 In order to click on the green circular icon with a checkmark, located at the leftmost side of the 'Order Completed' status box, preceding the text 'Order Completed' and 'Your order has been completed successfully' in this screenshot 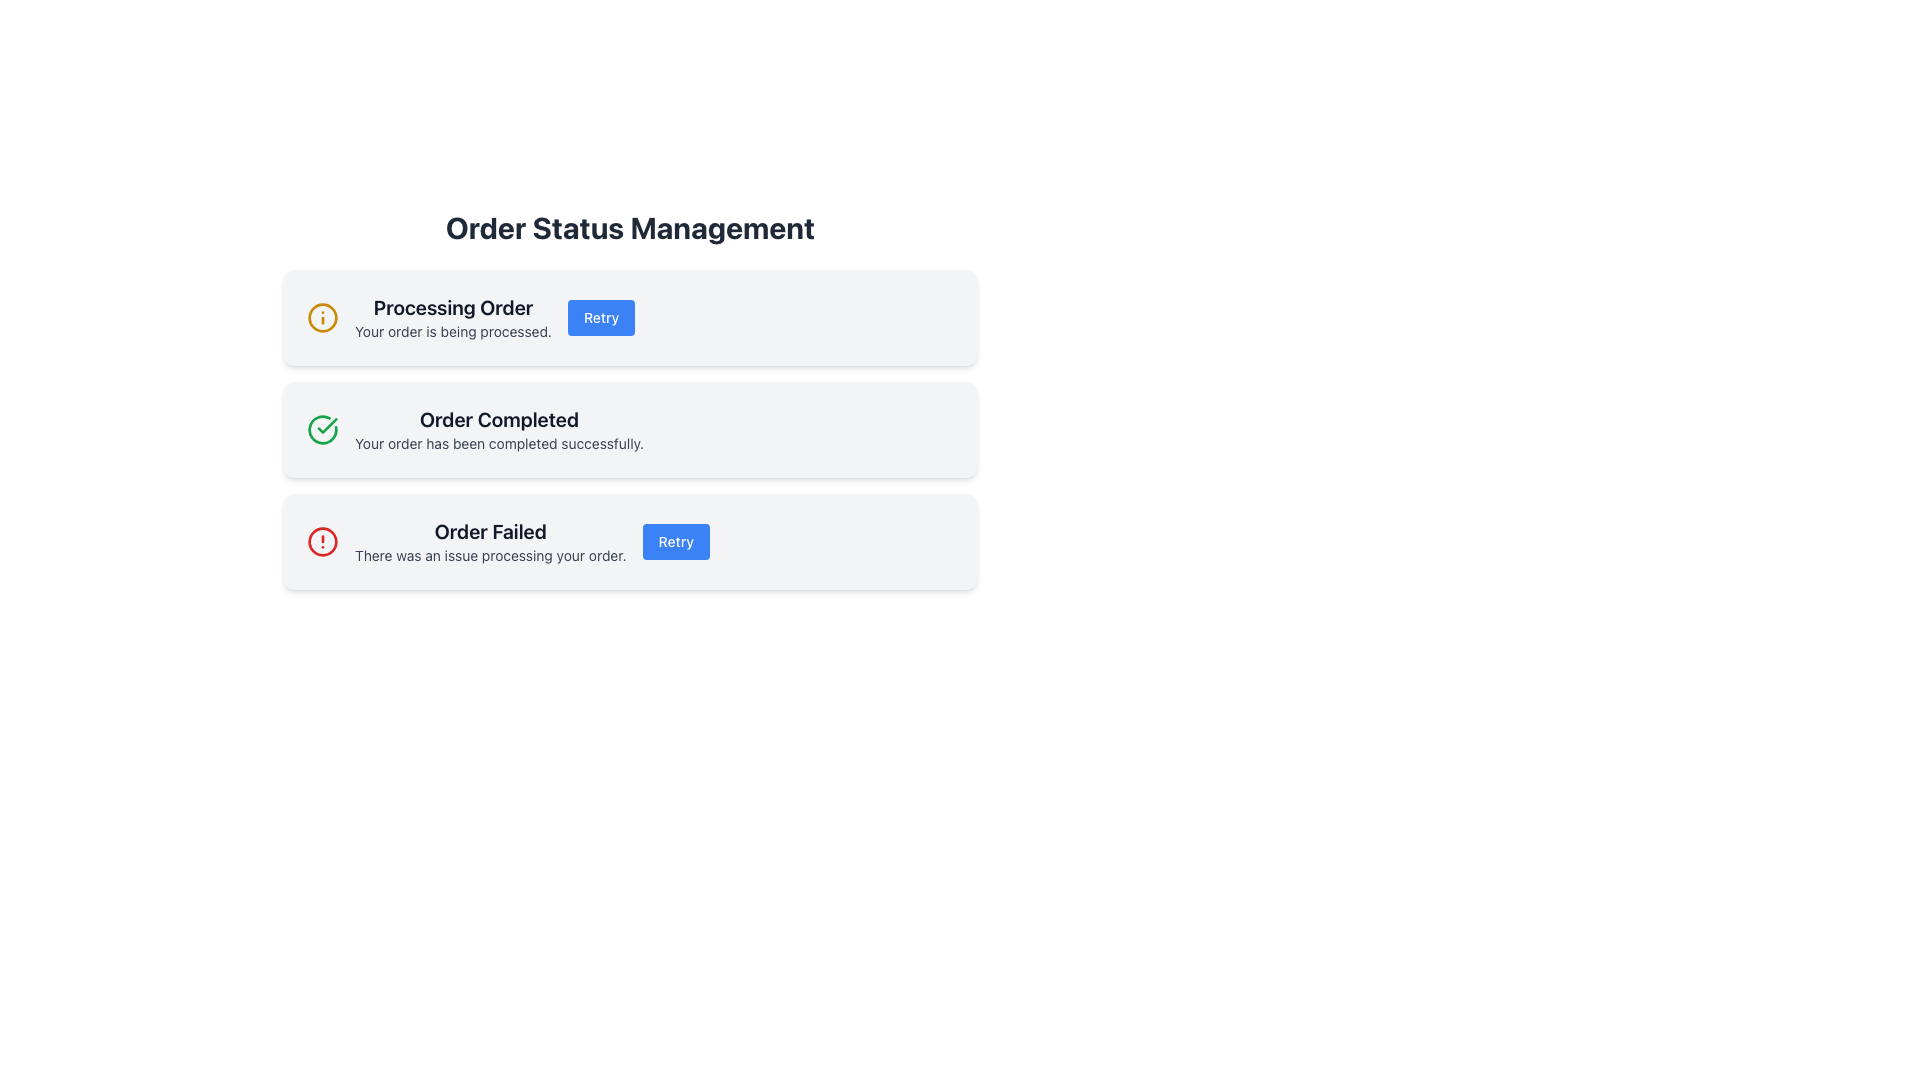, I will do `click(322, 428)`.